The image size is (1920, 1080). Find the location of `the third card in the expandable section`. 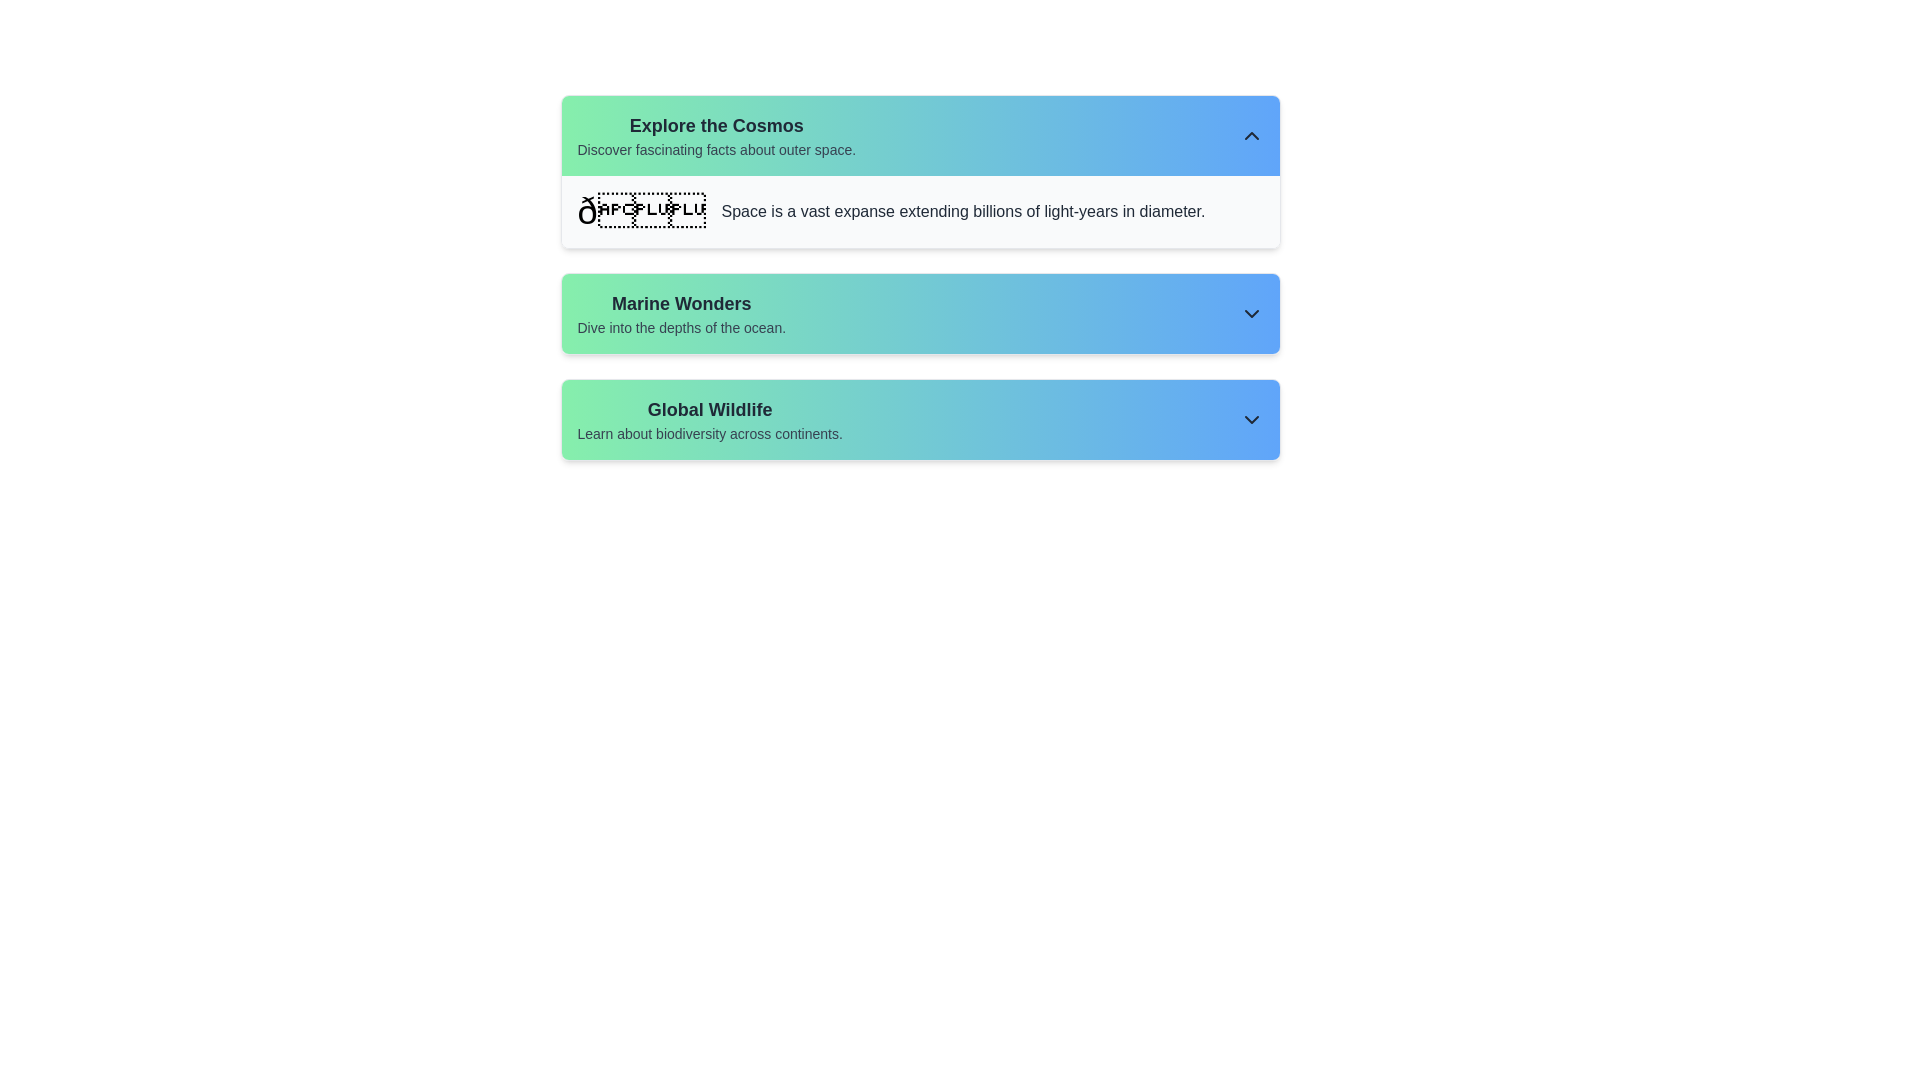

the third card in the expandable section is located at coordinates (919, 419).